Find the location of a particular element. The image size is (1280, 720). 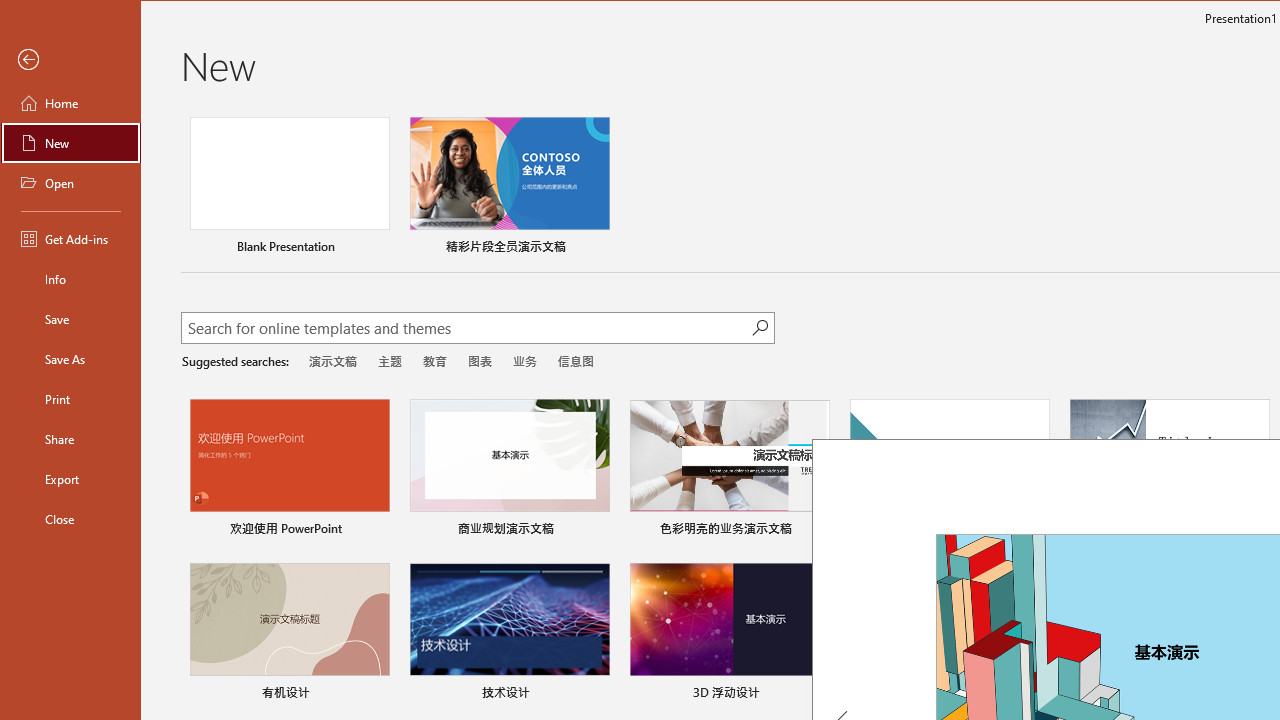

'Pin to list' is located at coordinates (1255, 694).